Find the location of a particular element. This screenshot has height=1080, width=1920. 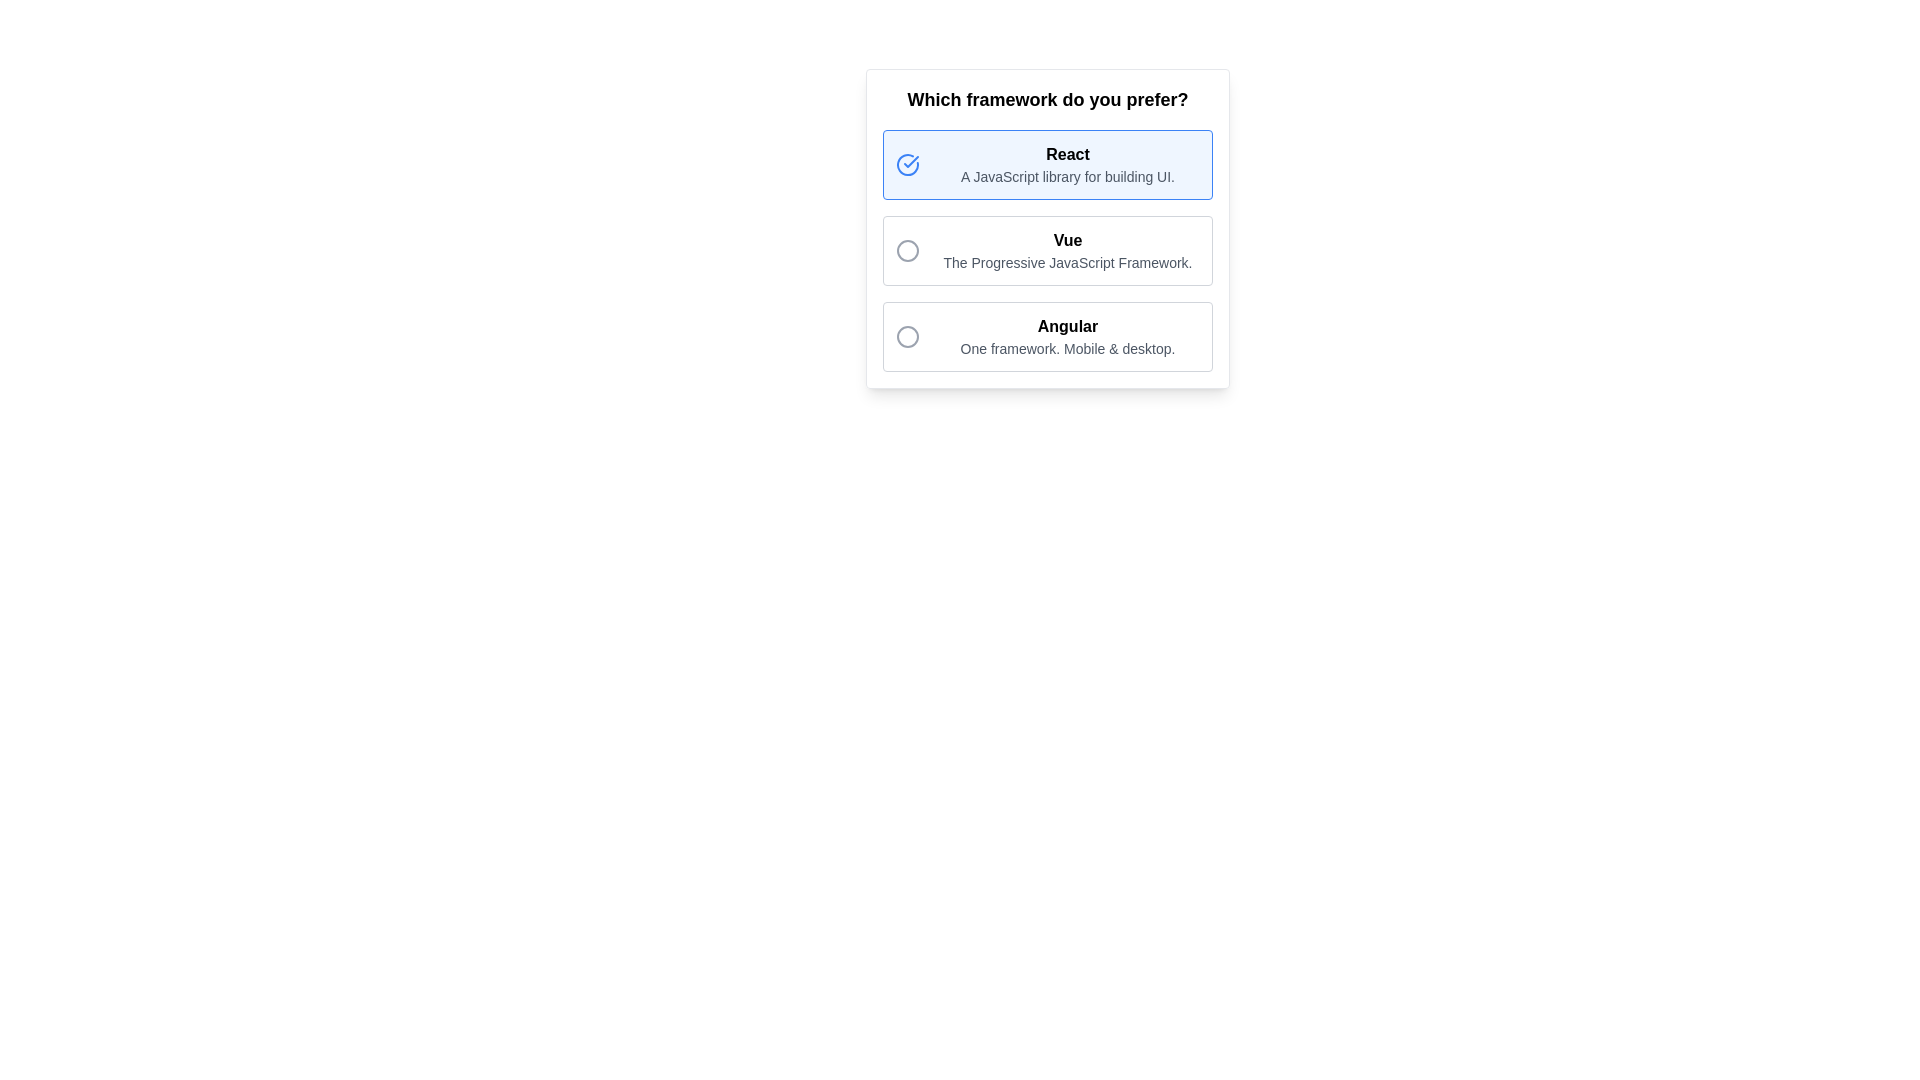

the unselected radio button labeled 'Angular' within the list of frameworks for user selection, which is the third option under 'Which framework do you prefer?' is located at coordinates (1046, 335).